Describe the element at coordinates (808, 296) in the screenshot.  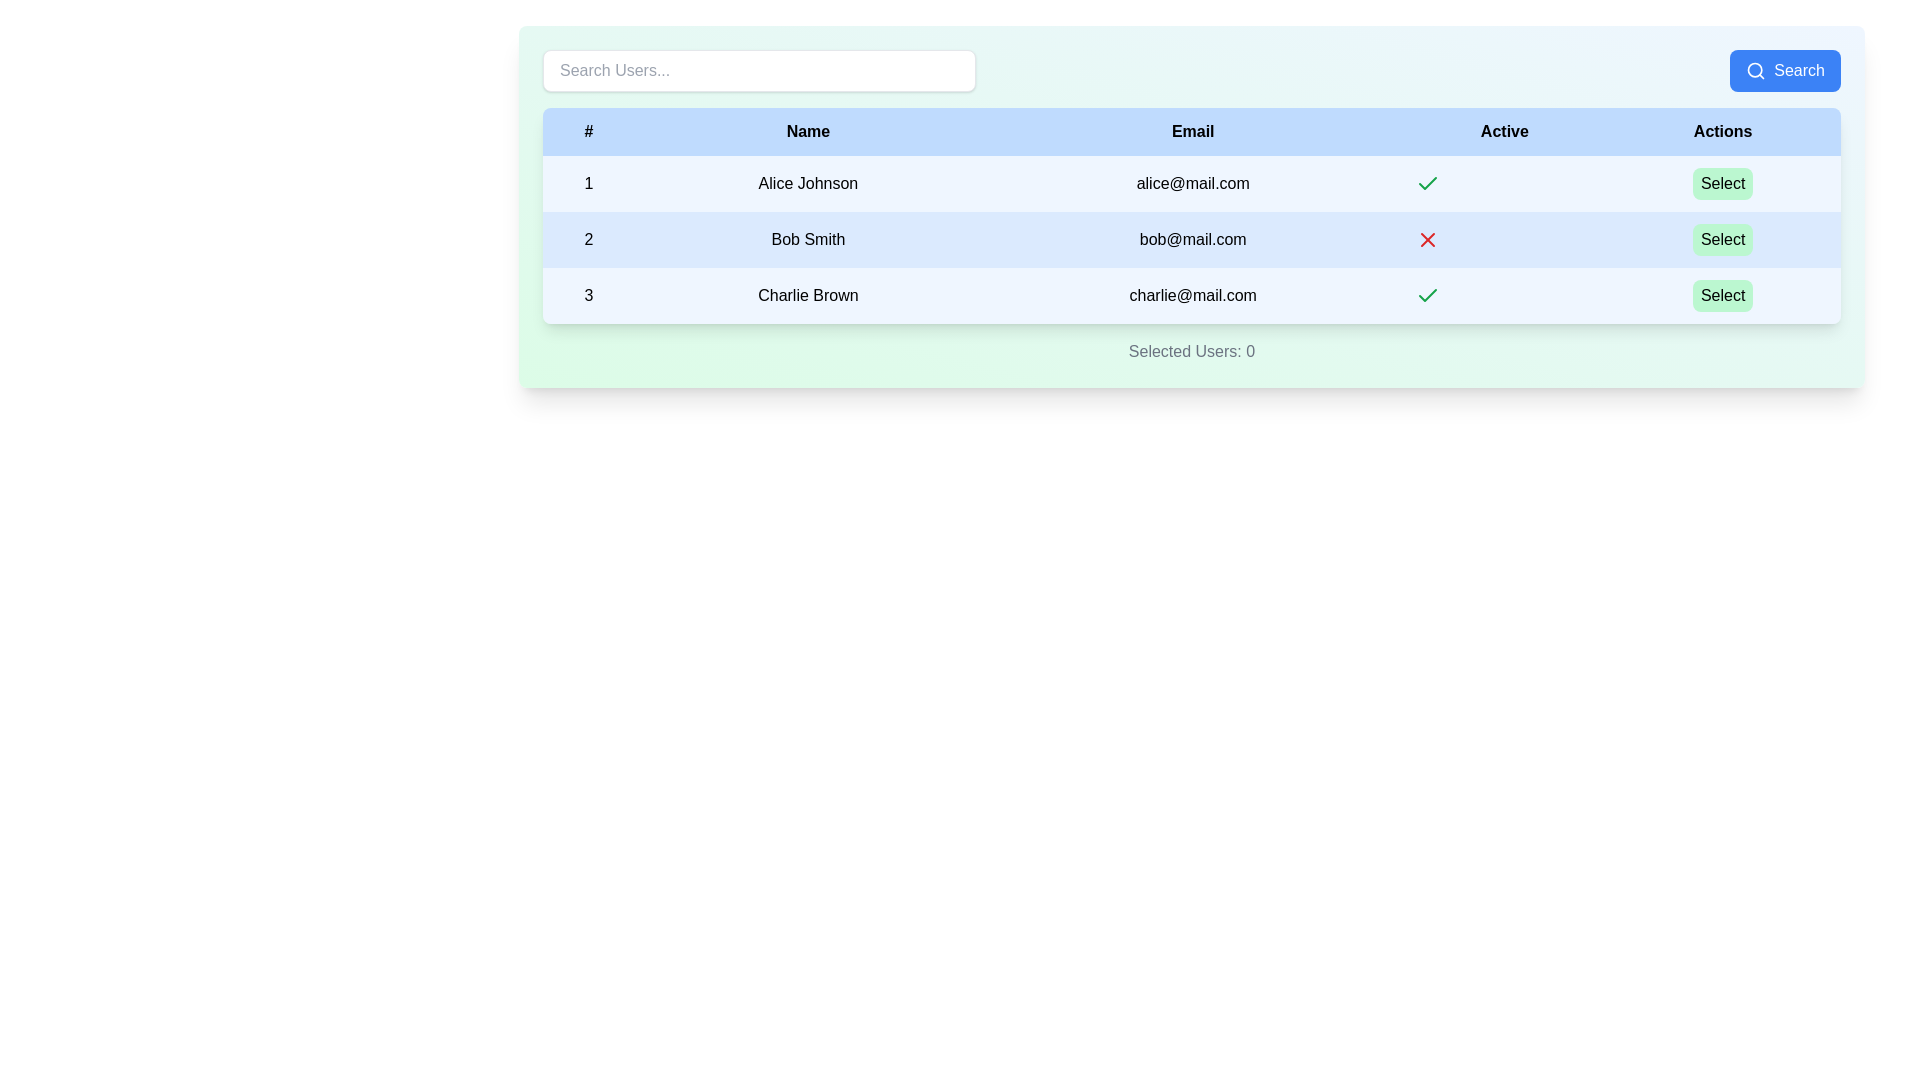
I see `the text label displaying the name 'Charlie Brown' located in the third row and second column of the table, adjacent to the number '3' and the email 'charlie@mail.com'` at that location.